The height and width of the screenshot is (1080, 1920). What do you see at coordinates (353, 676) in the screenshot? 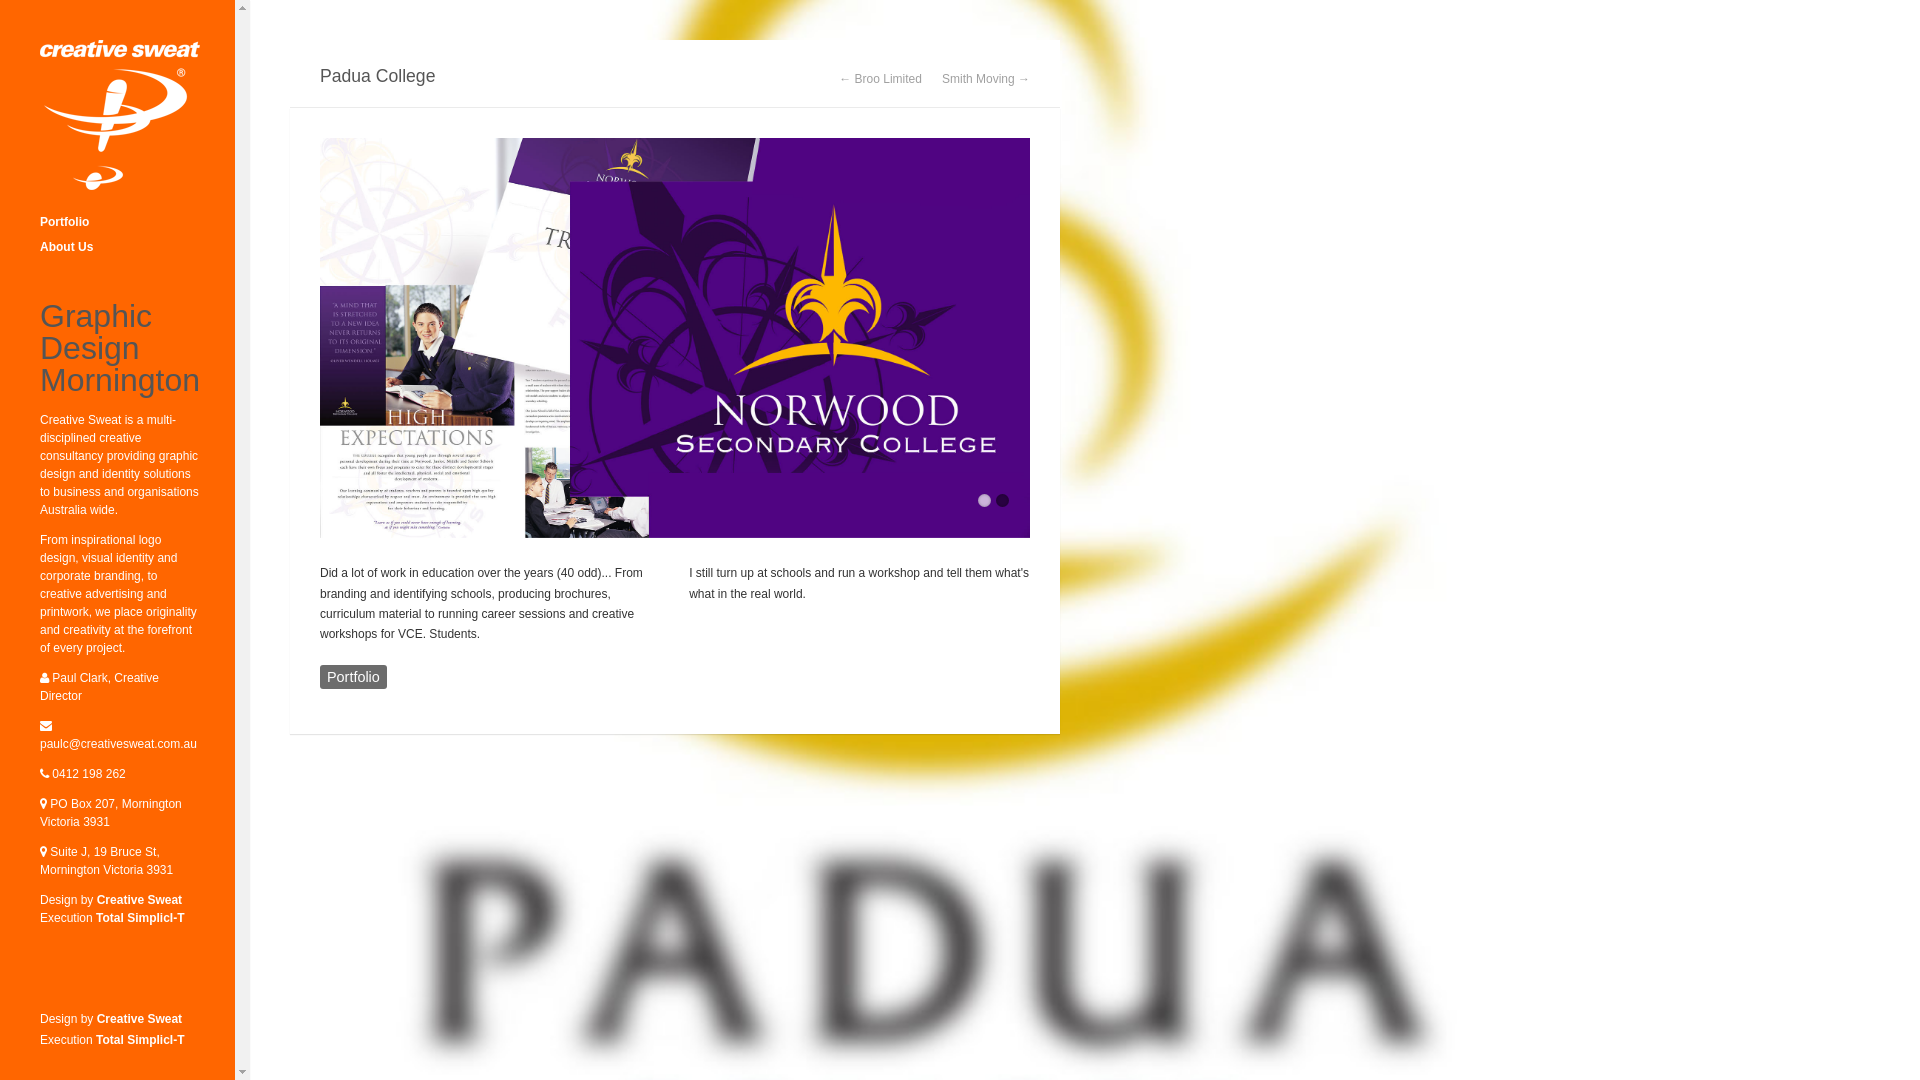
I see `'Portfolio'` at bounding box center [353, 676].